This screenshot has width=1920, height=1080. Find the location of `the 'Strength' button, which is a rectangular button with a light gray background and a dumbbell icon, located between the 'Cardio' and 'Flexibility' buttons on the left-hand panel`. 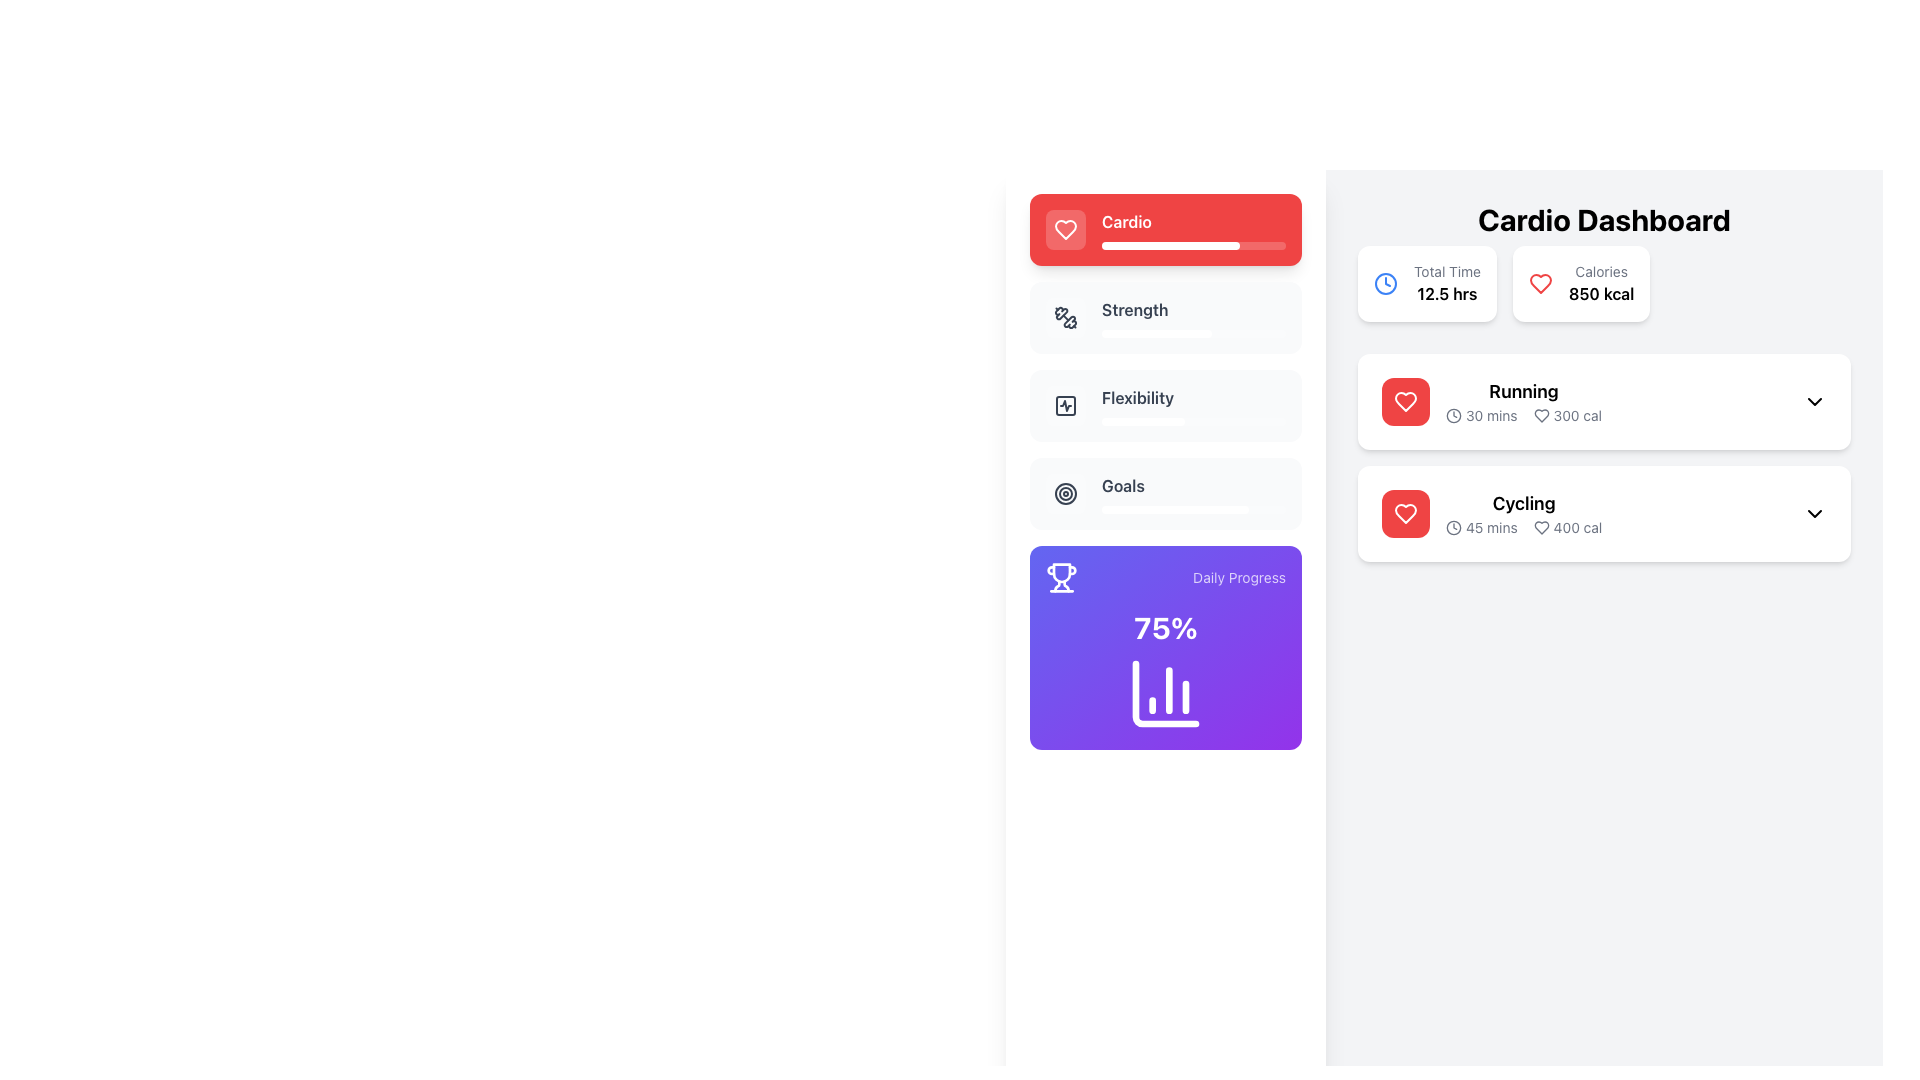

the 'Strength' button, which is a rectangular button with a light gray background and a dumbbell icon, located between the 'Cardio' and 'Flexibility' buttons on the left-hand panel is located at coordinates (1166, 316).